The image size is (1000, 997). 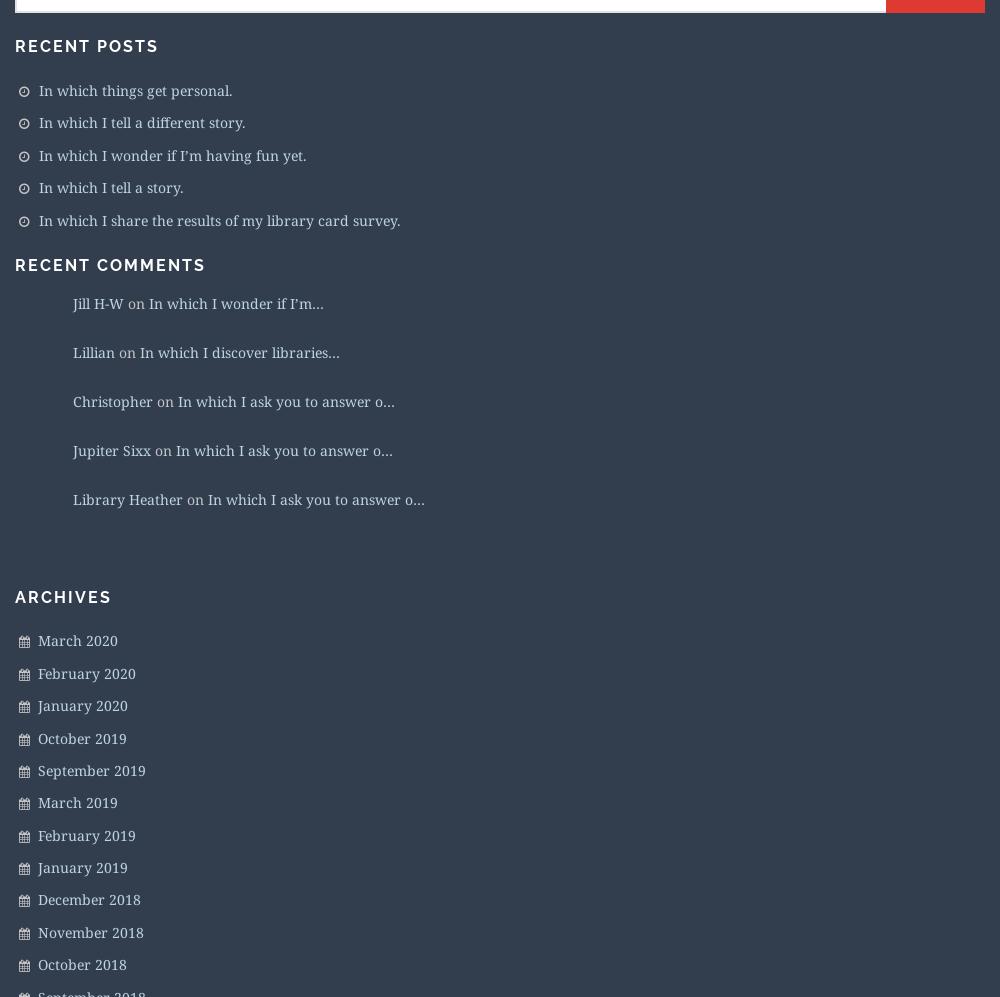 What do you see at coordinates (38, 672) in the screenshot?
I see `'February 2020'` at bounding box center [38, 672].